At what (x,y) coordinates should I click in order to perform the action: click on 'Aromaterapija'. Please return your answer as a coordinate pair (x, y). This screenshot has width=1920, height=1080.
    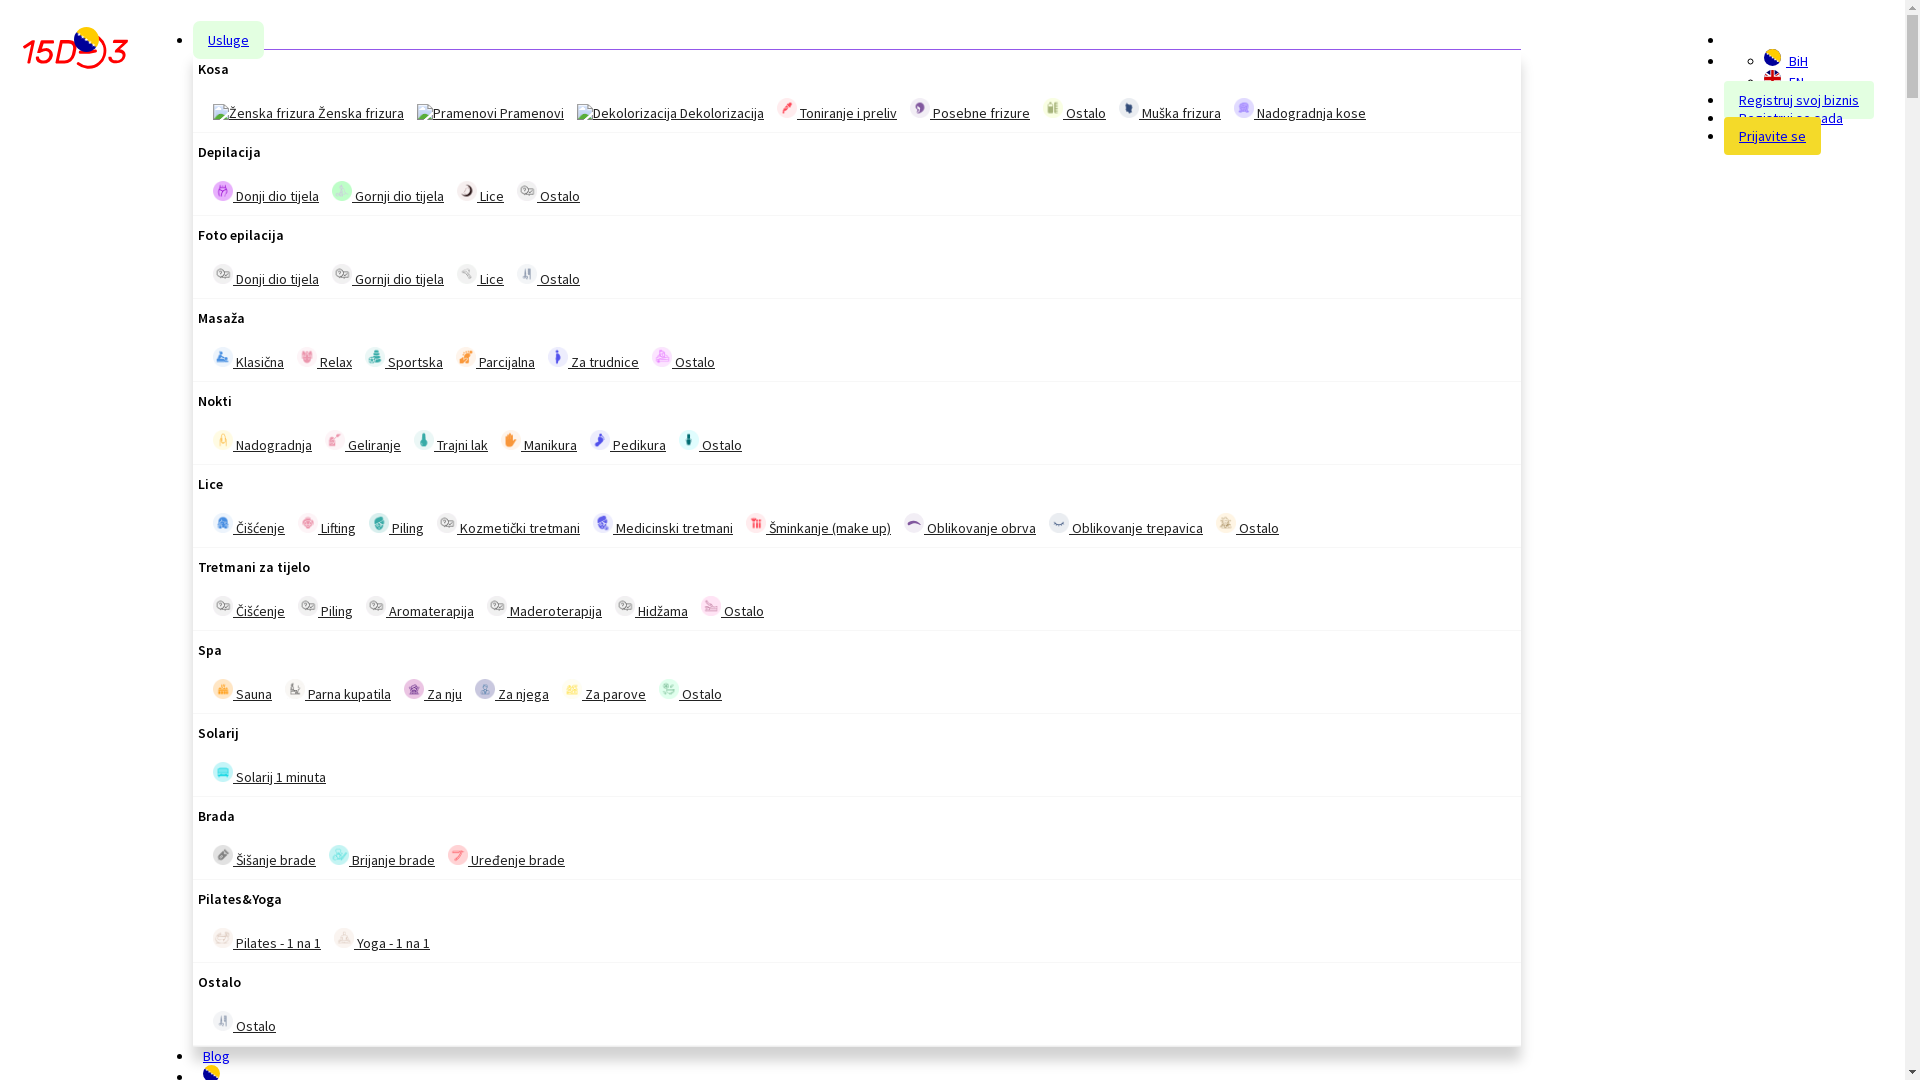
    Looking at the image, I should click on (419, 607).